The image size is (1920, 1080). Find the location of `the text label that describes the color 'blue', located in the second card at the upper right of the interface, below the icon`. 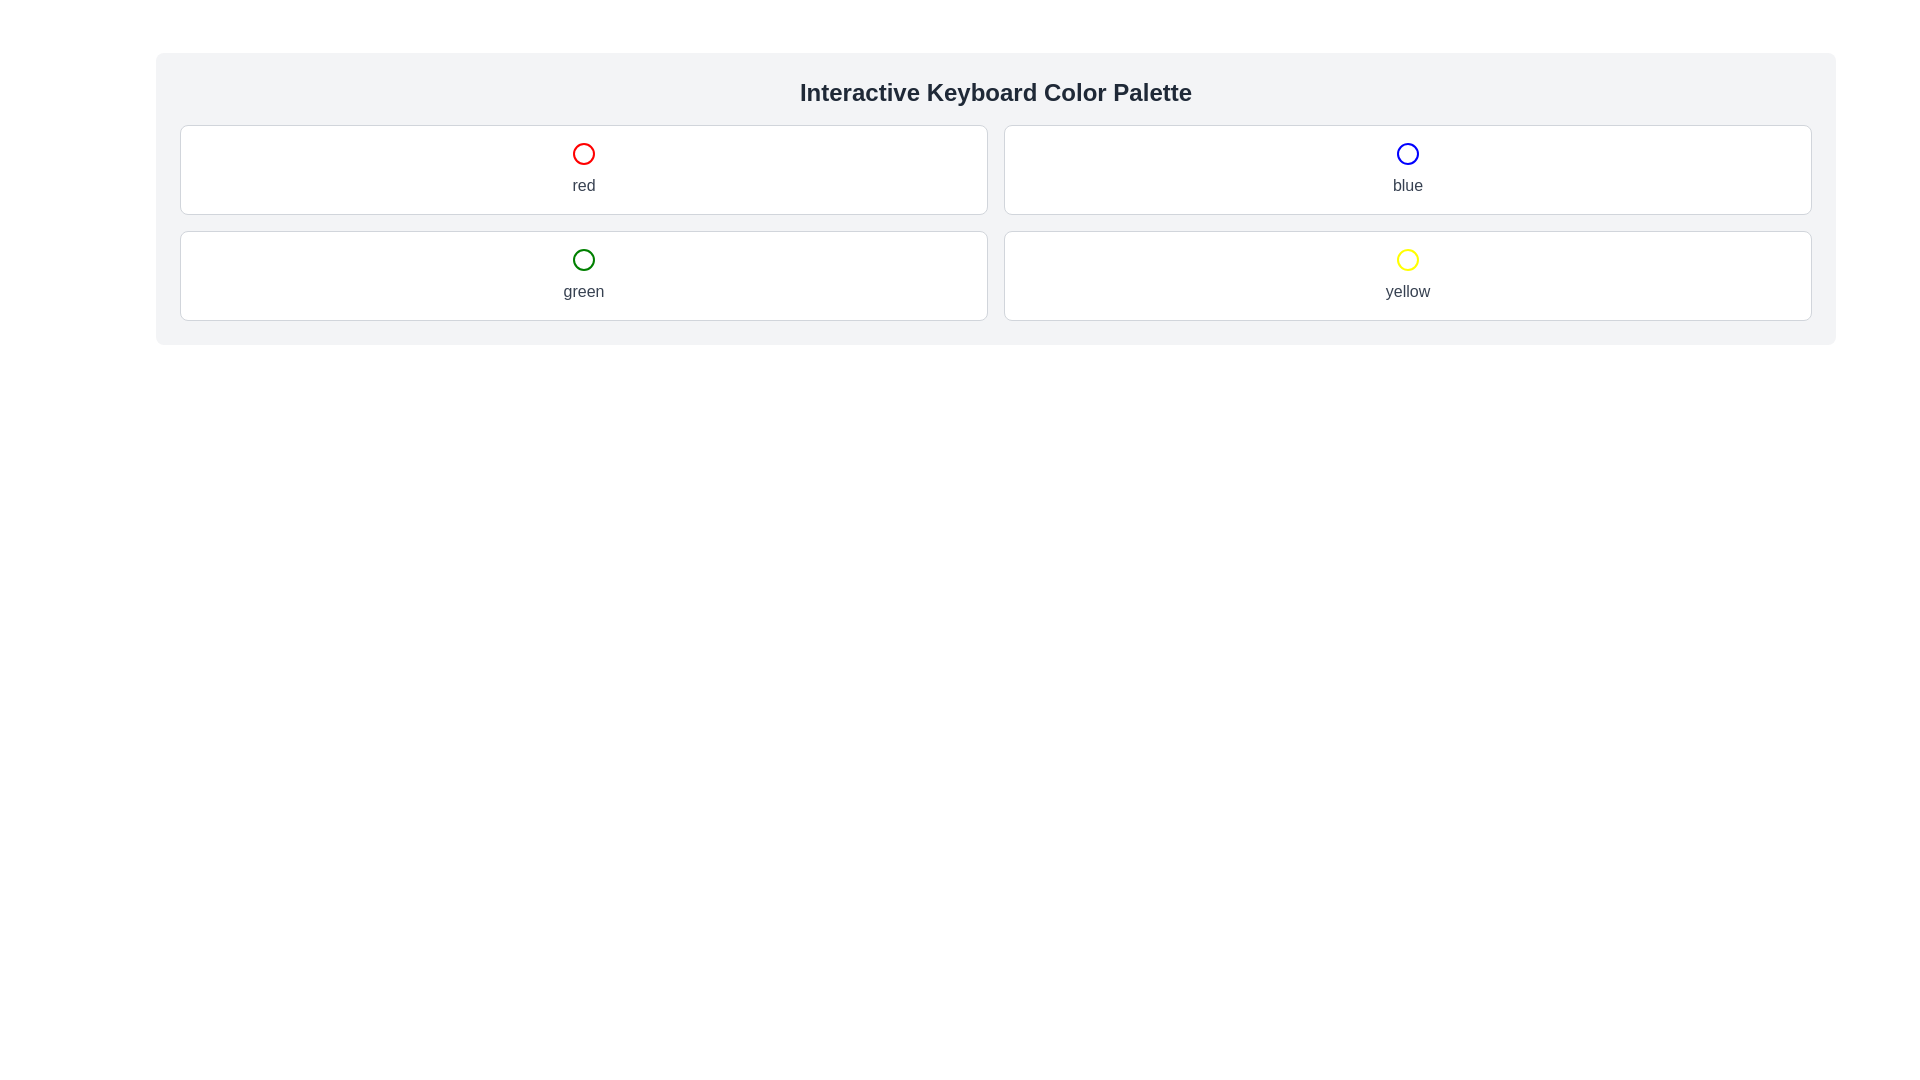

the text label that describes the color 'blue', located in the second card at the upper right of the interface, below the icon is located at coordinates (1406, 185).